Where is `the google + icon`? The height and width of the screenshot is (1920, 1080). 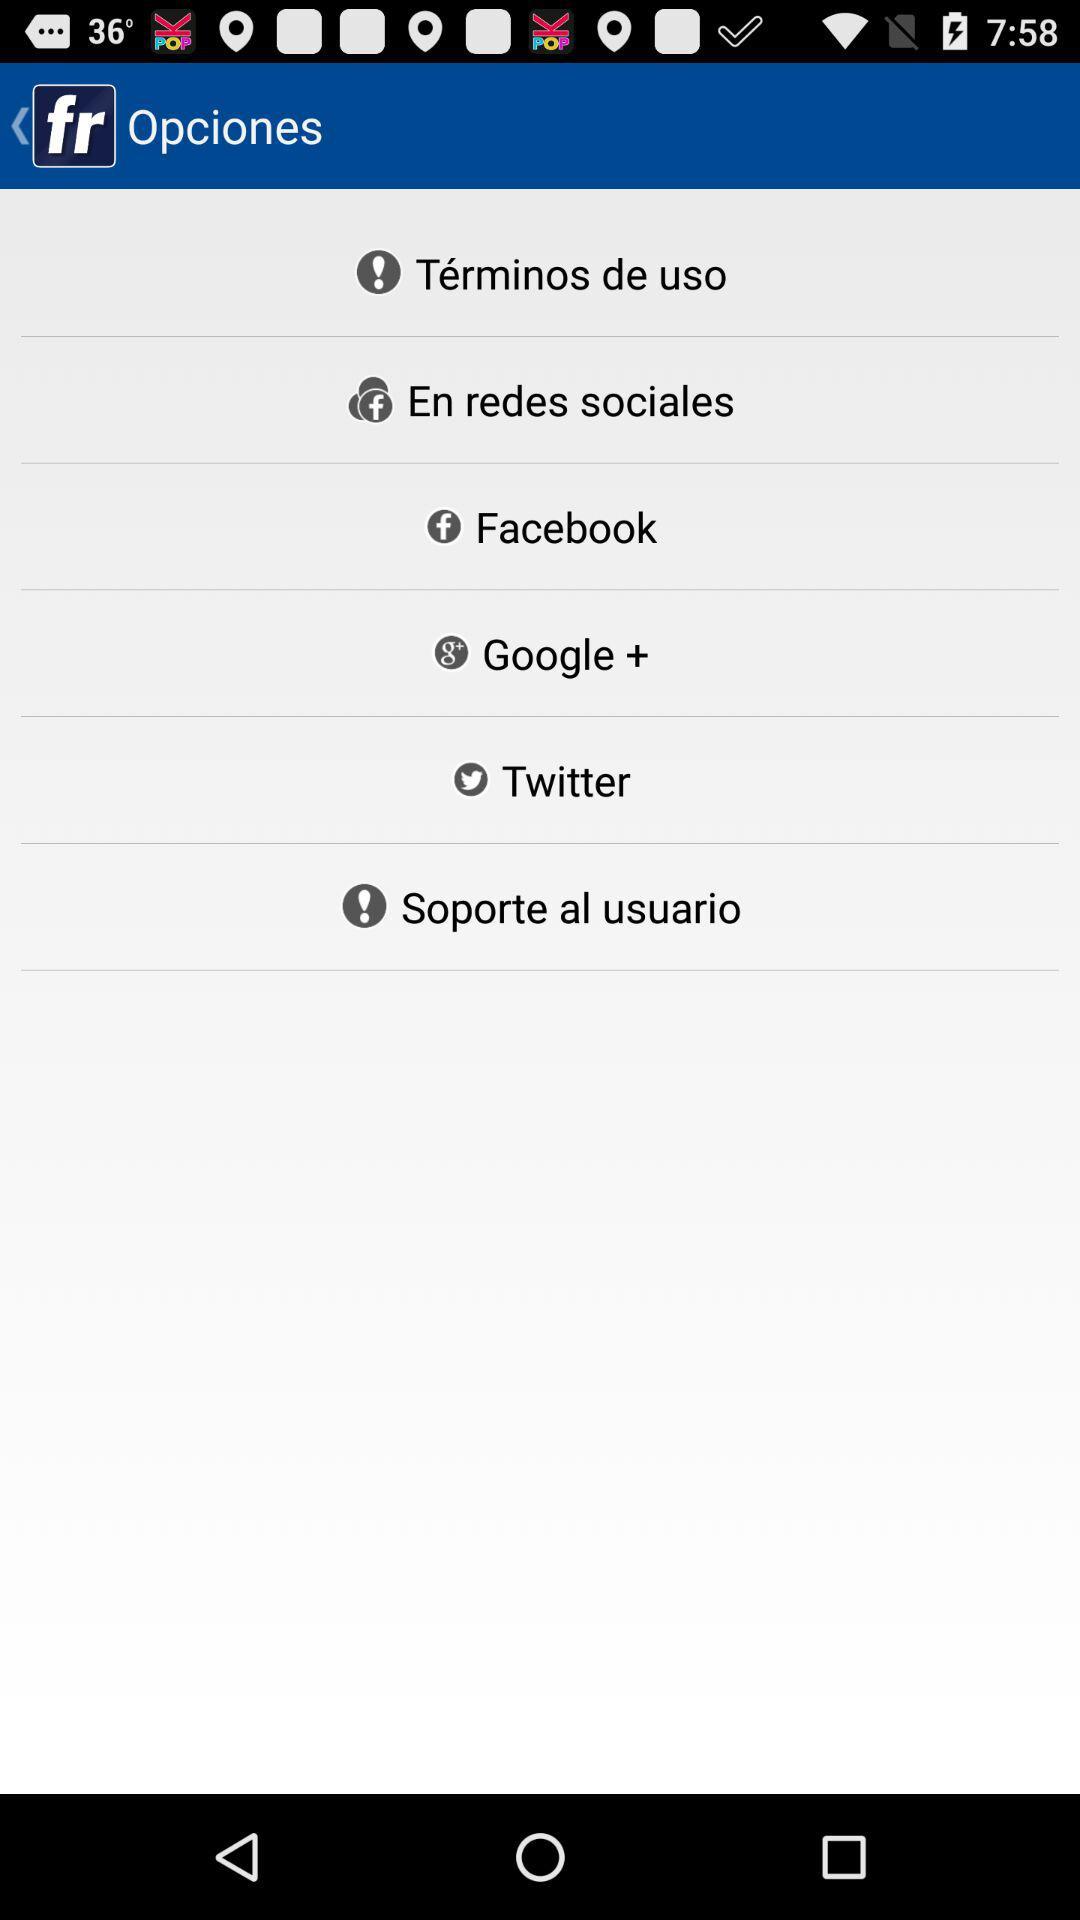 the google + icon is located at coordinates (538, 653).